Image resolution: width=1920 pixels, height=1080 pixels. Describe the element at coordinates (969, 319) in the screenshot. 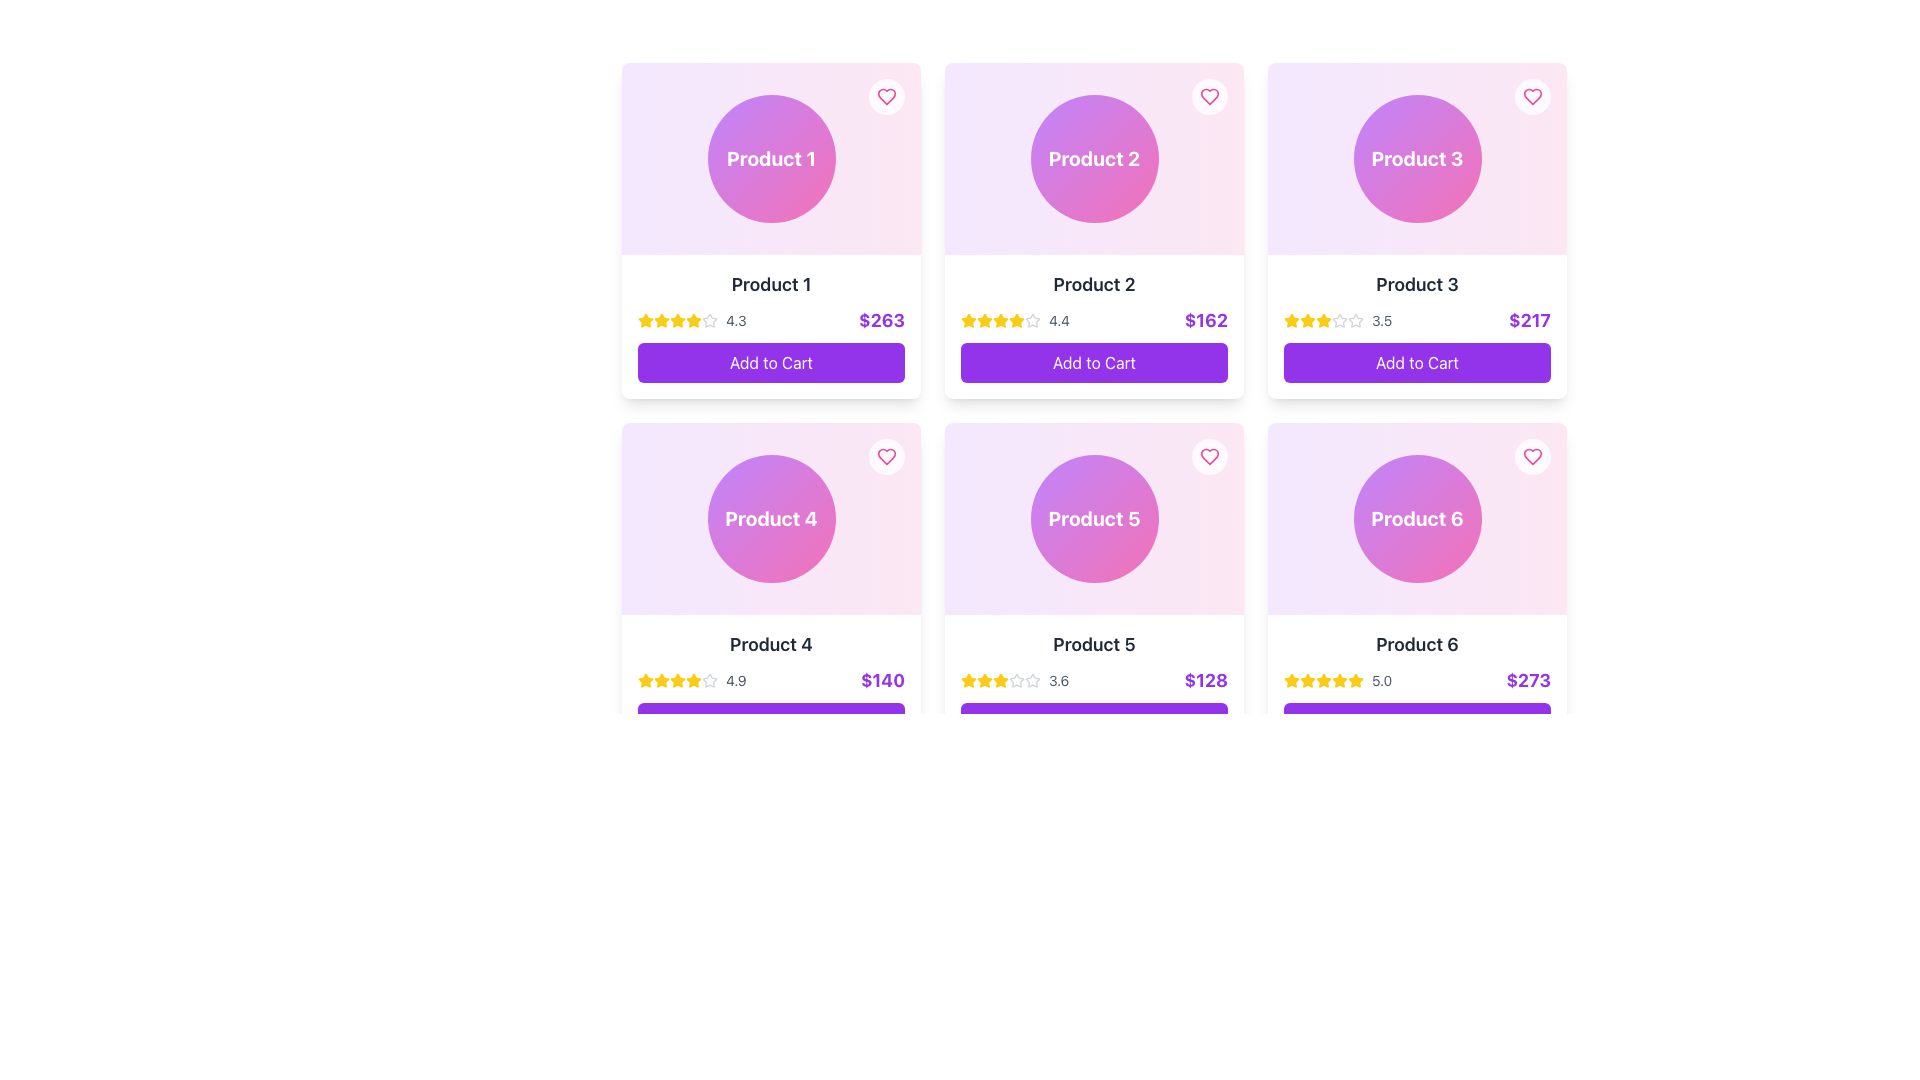

I see `the yellow star icon representing the first rating in the rating system for 'Product 2', located directly beneath the product's name and image` at that location.